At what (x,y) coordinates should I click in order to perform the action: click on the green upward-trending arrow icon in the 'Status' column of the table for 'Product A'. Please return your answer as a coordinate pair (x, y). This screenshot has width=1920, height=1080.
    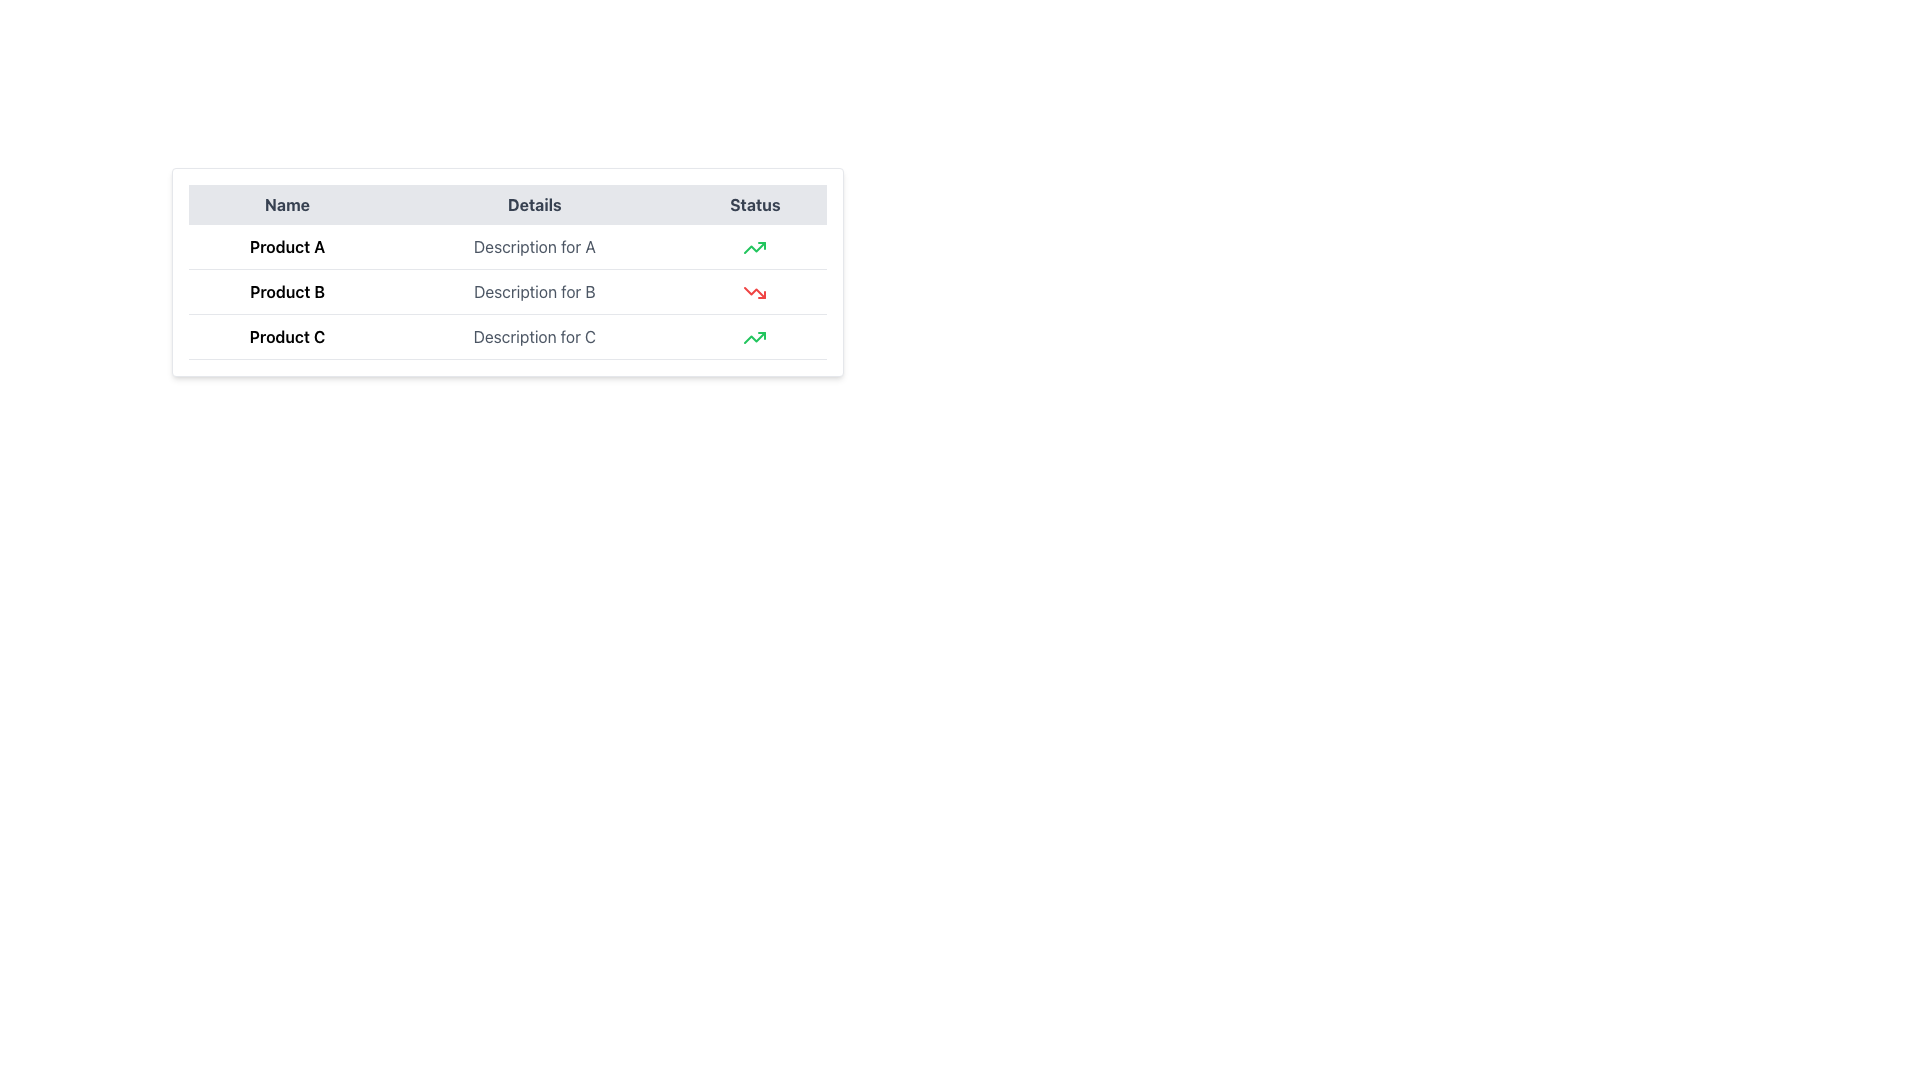
    Looking at the image, I should click on (754, 246).